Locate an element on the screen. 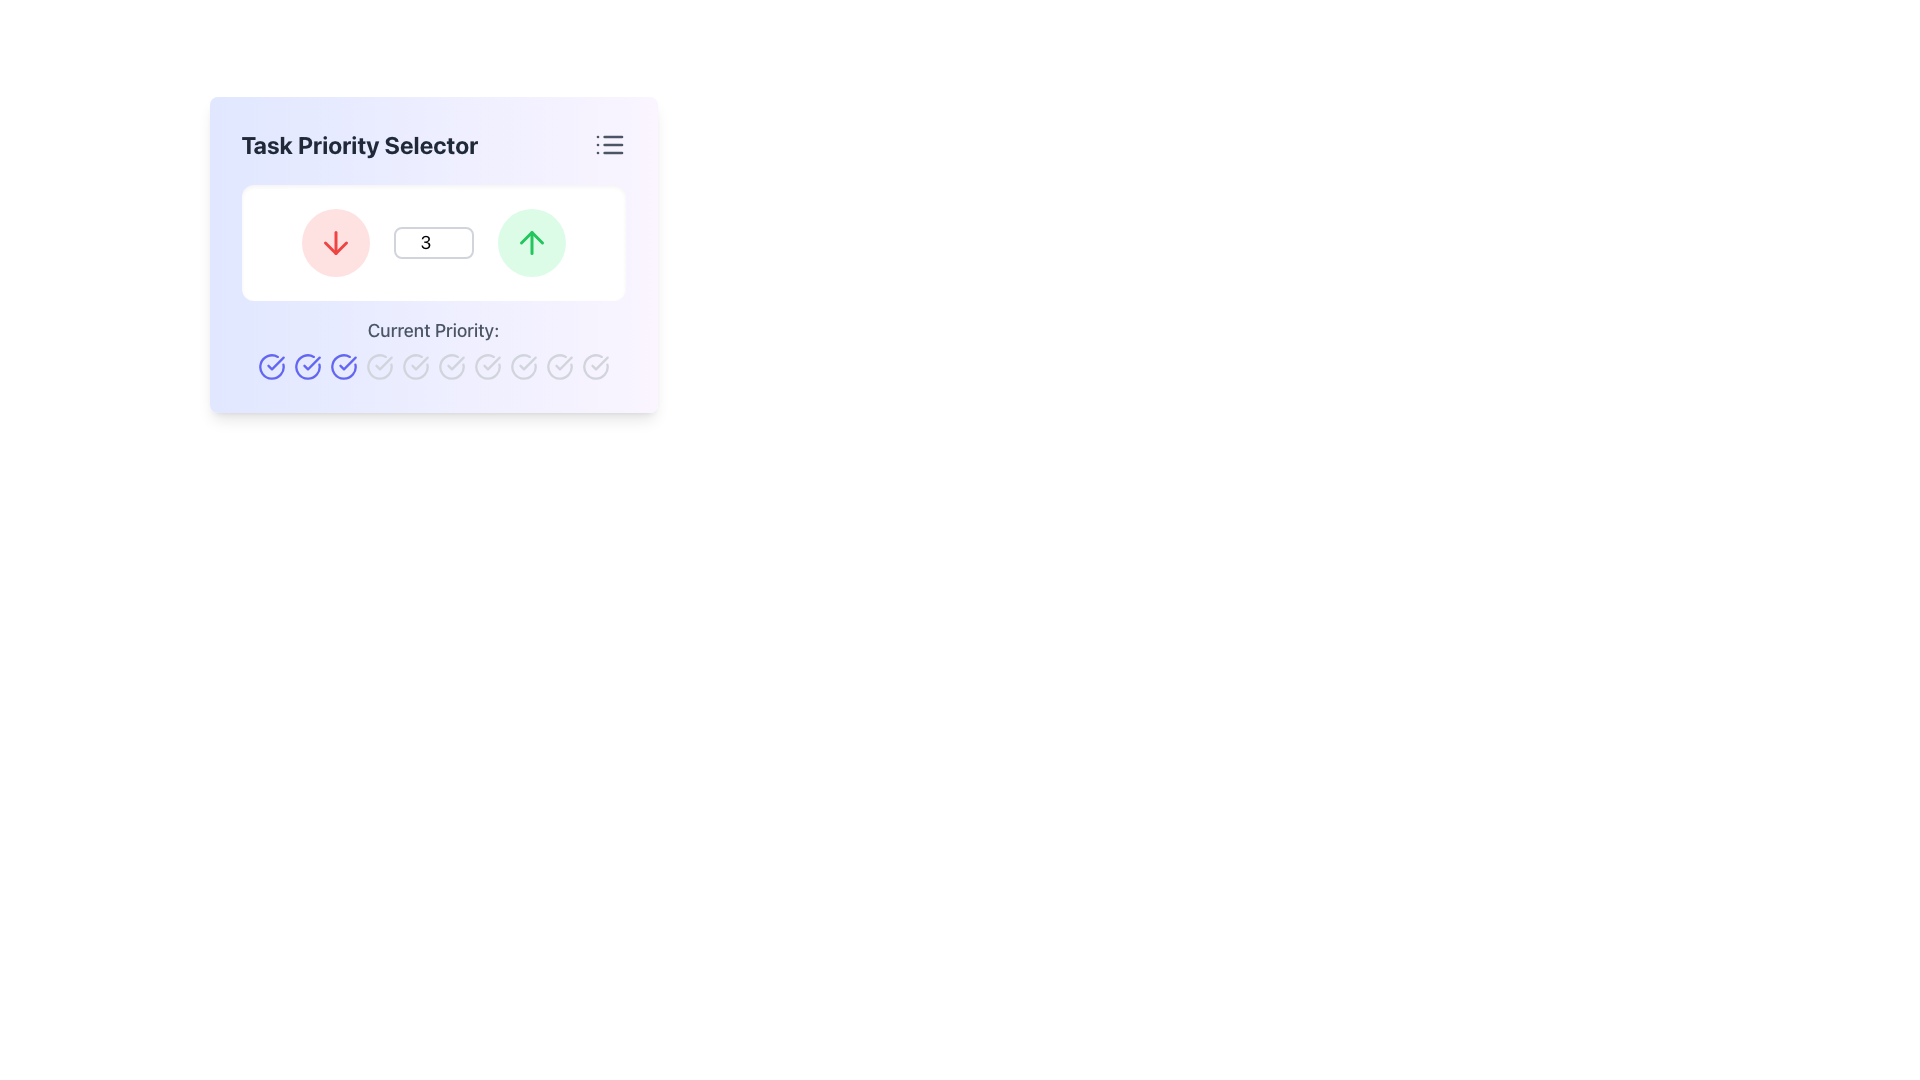  the circular button with a green background and an upward-pointing arrow to prepare for keyboard interaction is located at coordinates (531, 242).